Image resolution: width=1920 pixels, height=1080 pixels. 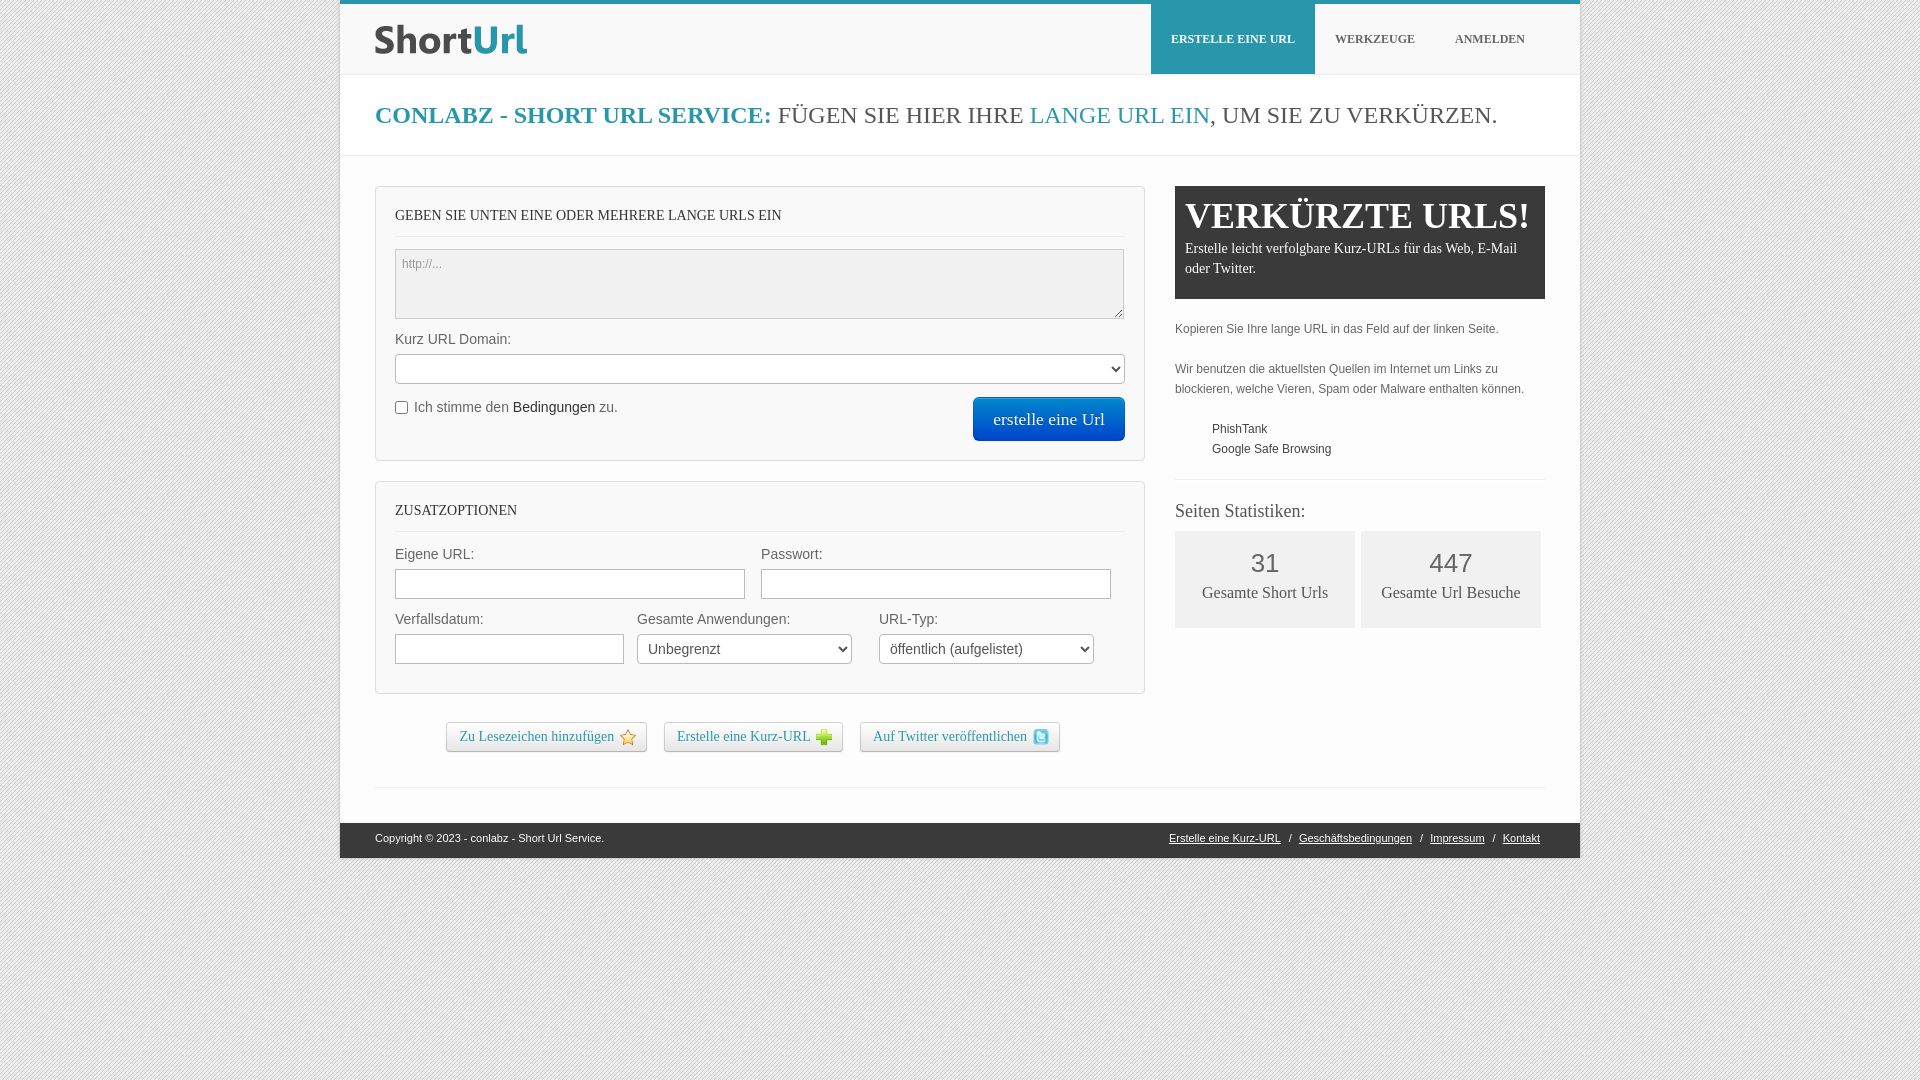 What do you see at coordinates (1373, 38) in the screenshot?
I see `'WERKZEUGE'` at bounding box center [1373, 38].